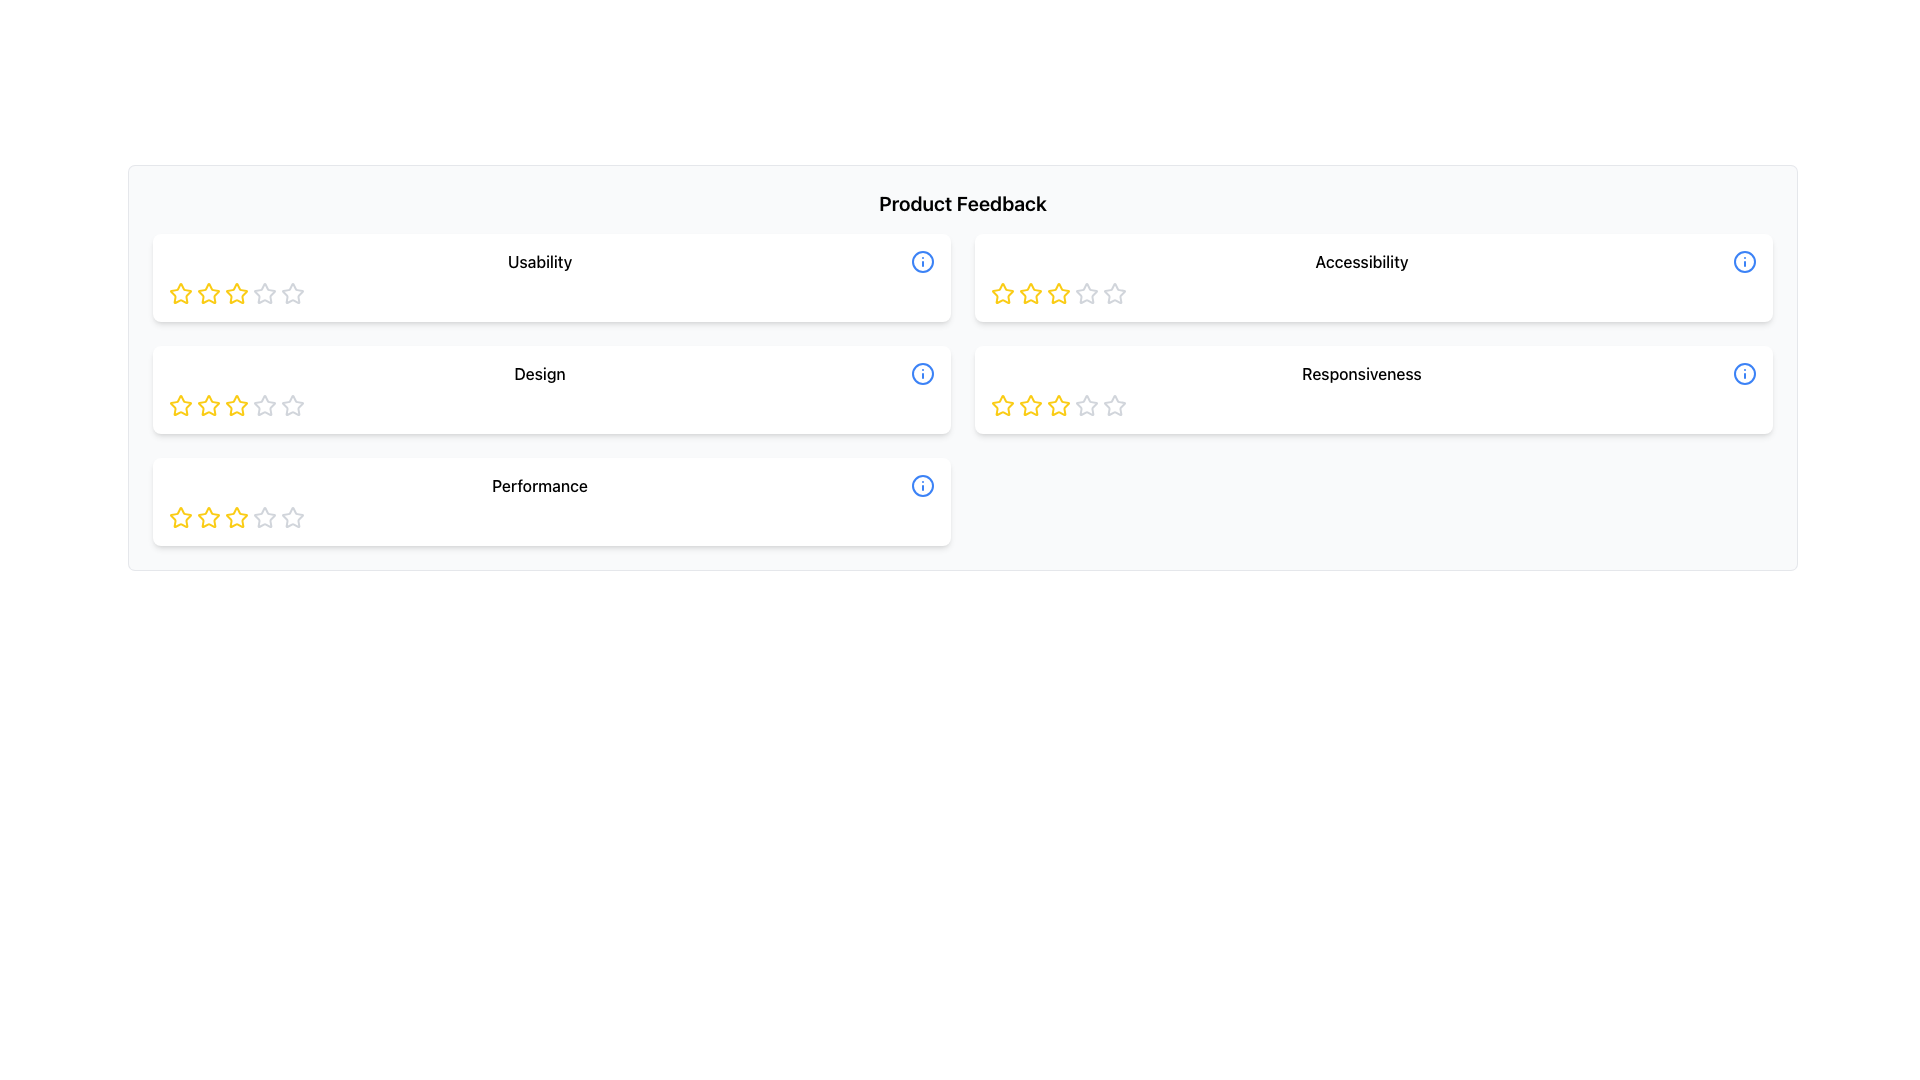 The width and height of the screenshot is (1920, 1080). Describe the element at coordinates (181, 405) in the screenshot. I see `the leftmost yellow star icon in the 'Design' rating section` at that location.